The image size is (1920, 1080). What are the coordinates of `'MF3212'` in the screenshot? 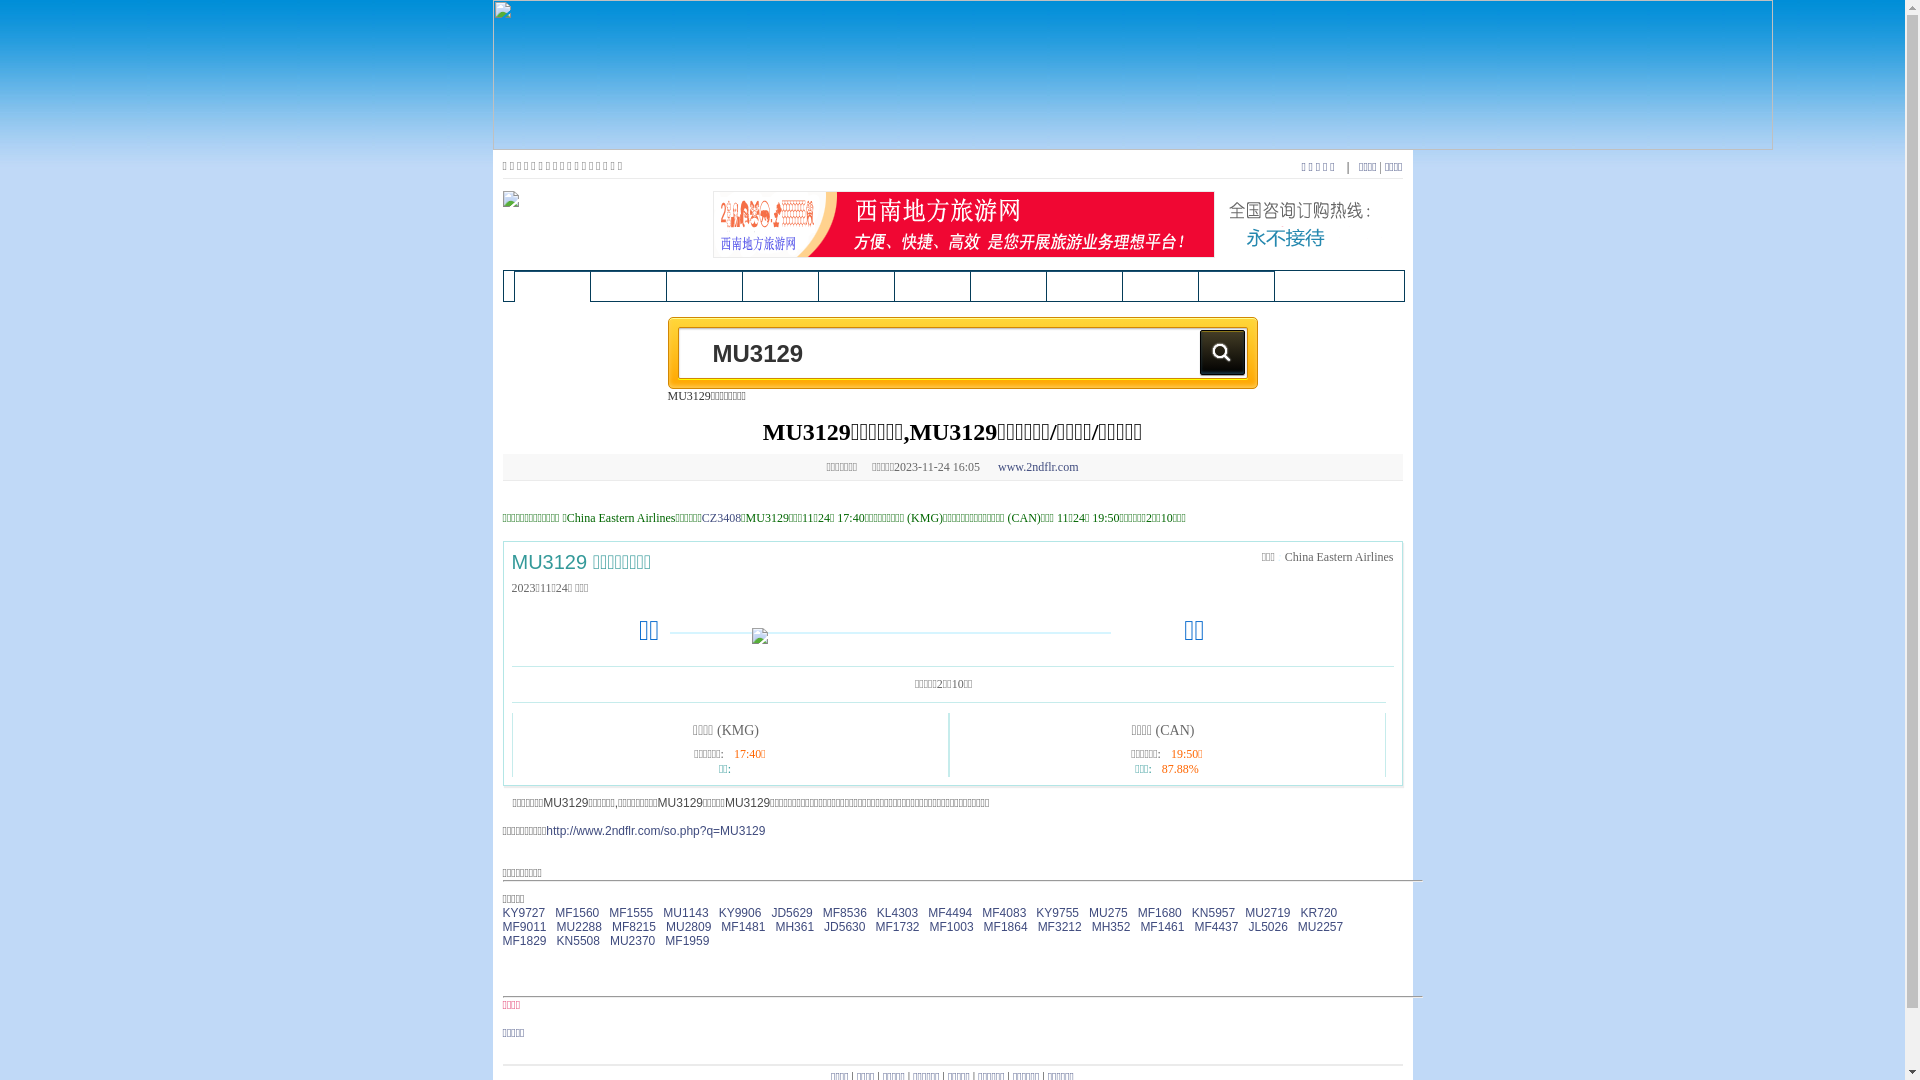 It's located at (1059, 926).